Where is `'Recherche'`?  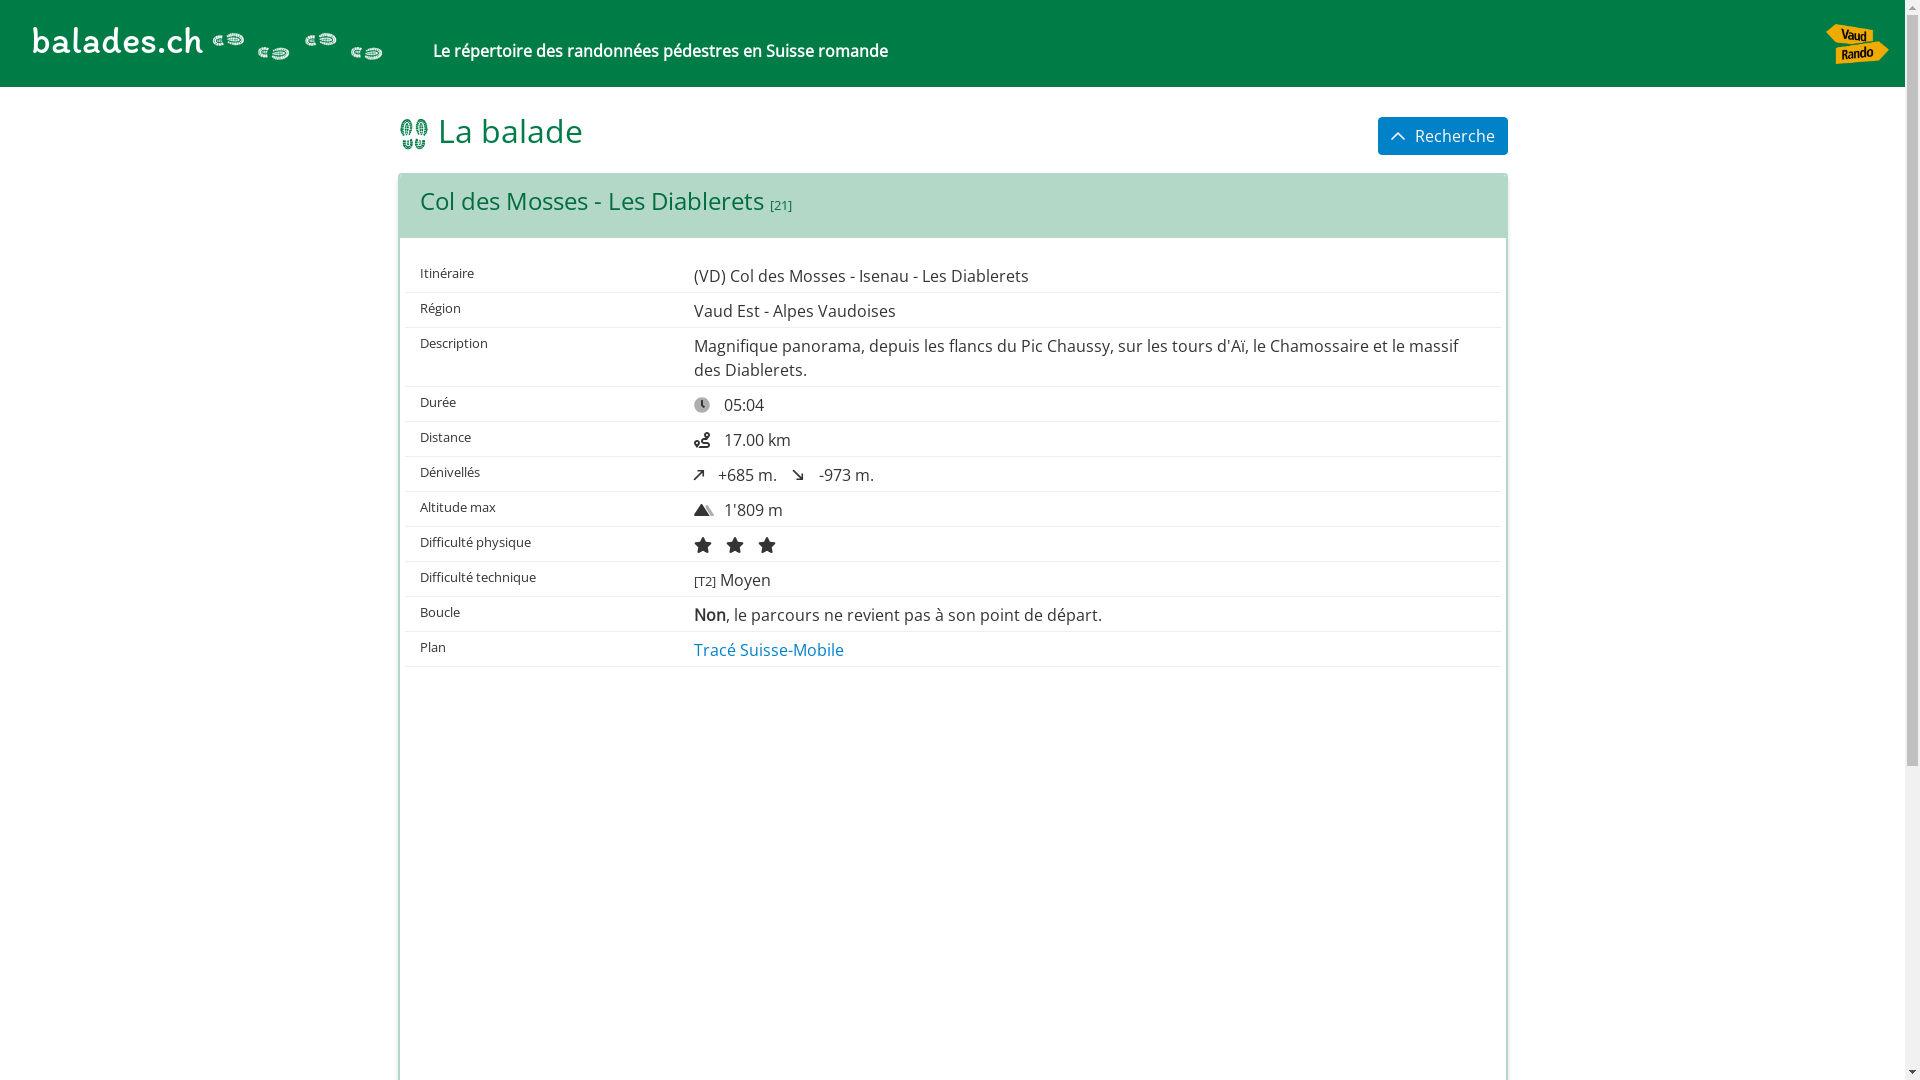 'Recherche' is located at coordinates (1376, 135).